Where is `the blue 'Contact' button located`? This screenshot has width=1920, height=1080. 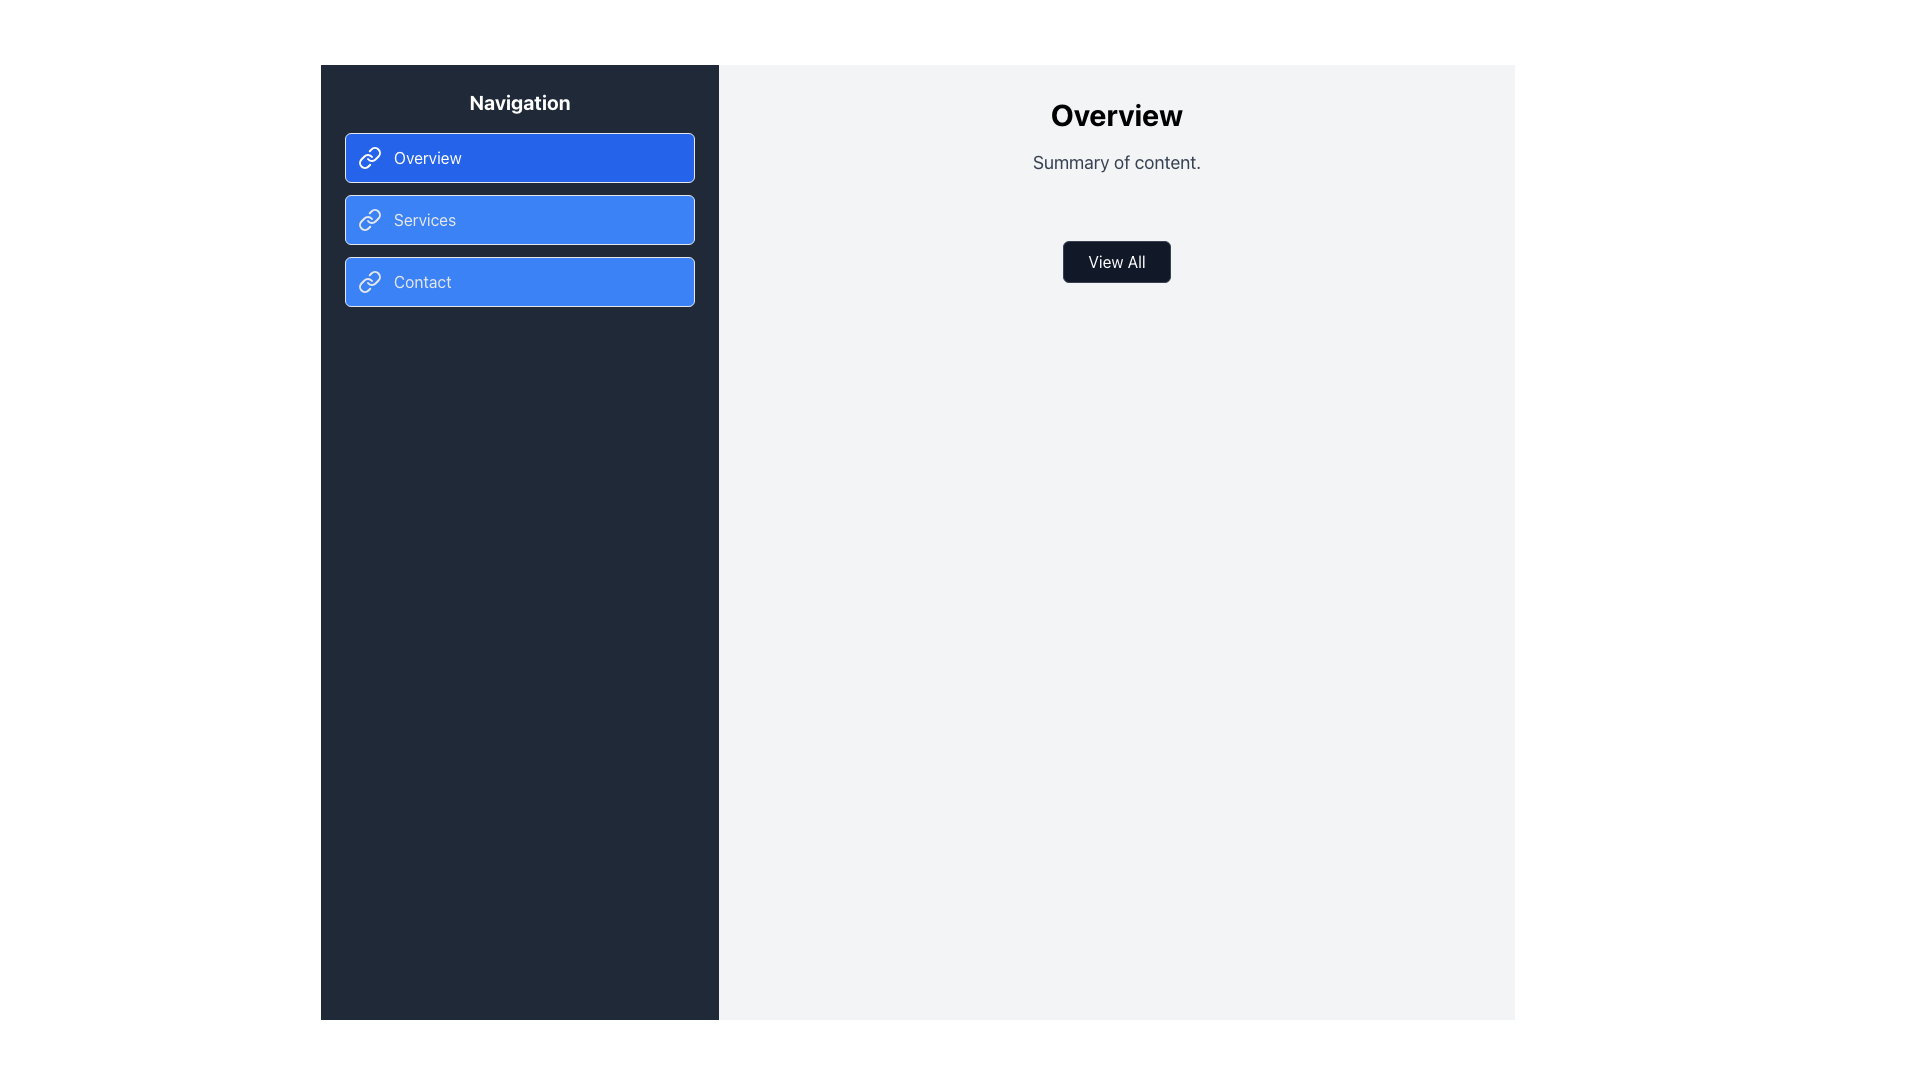
the blue 'Contact' button located is located at coordinates (519, 281).